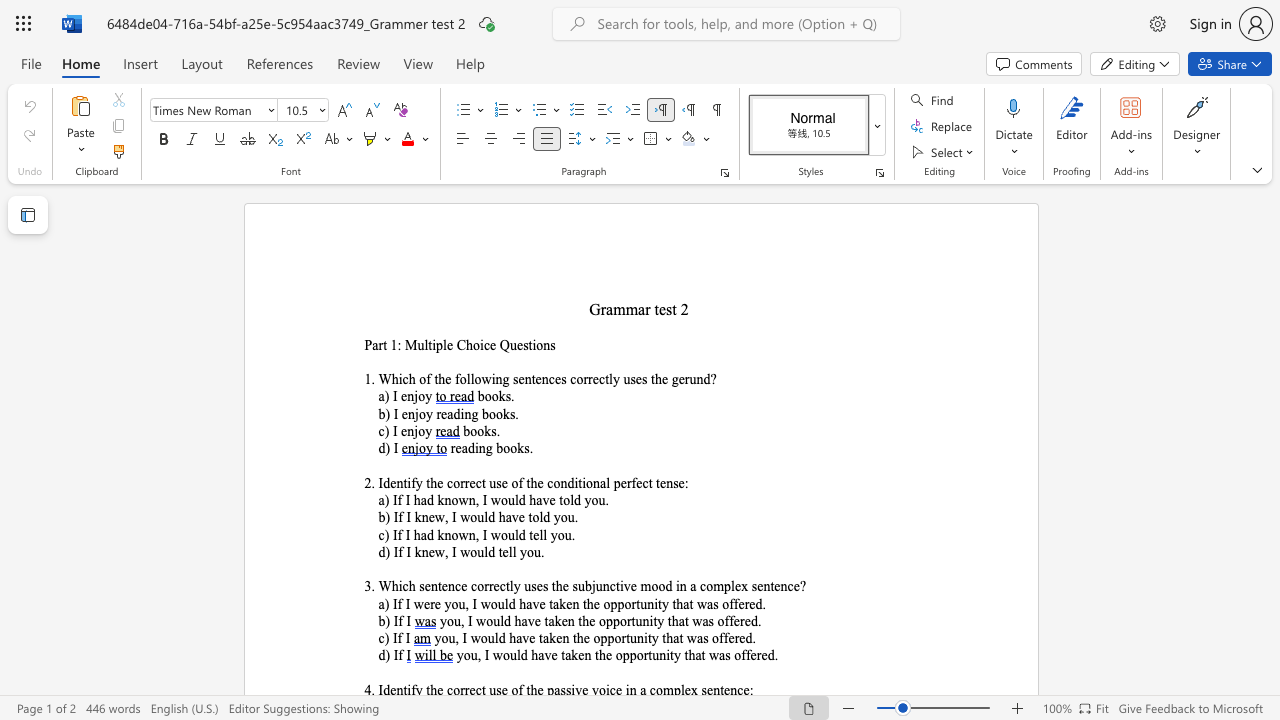 The height and width of the screenshot is (720, 1280). What do you see at coordinates (397, 585) in the screenshot?
I see `the space between the continuous character "h" and "i" in the text` at bounding box center [397, 585].